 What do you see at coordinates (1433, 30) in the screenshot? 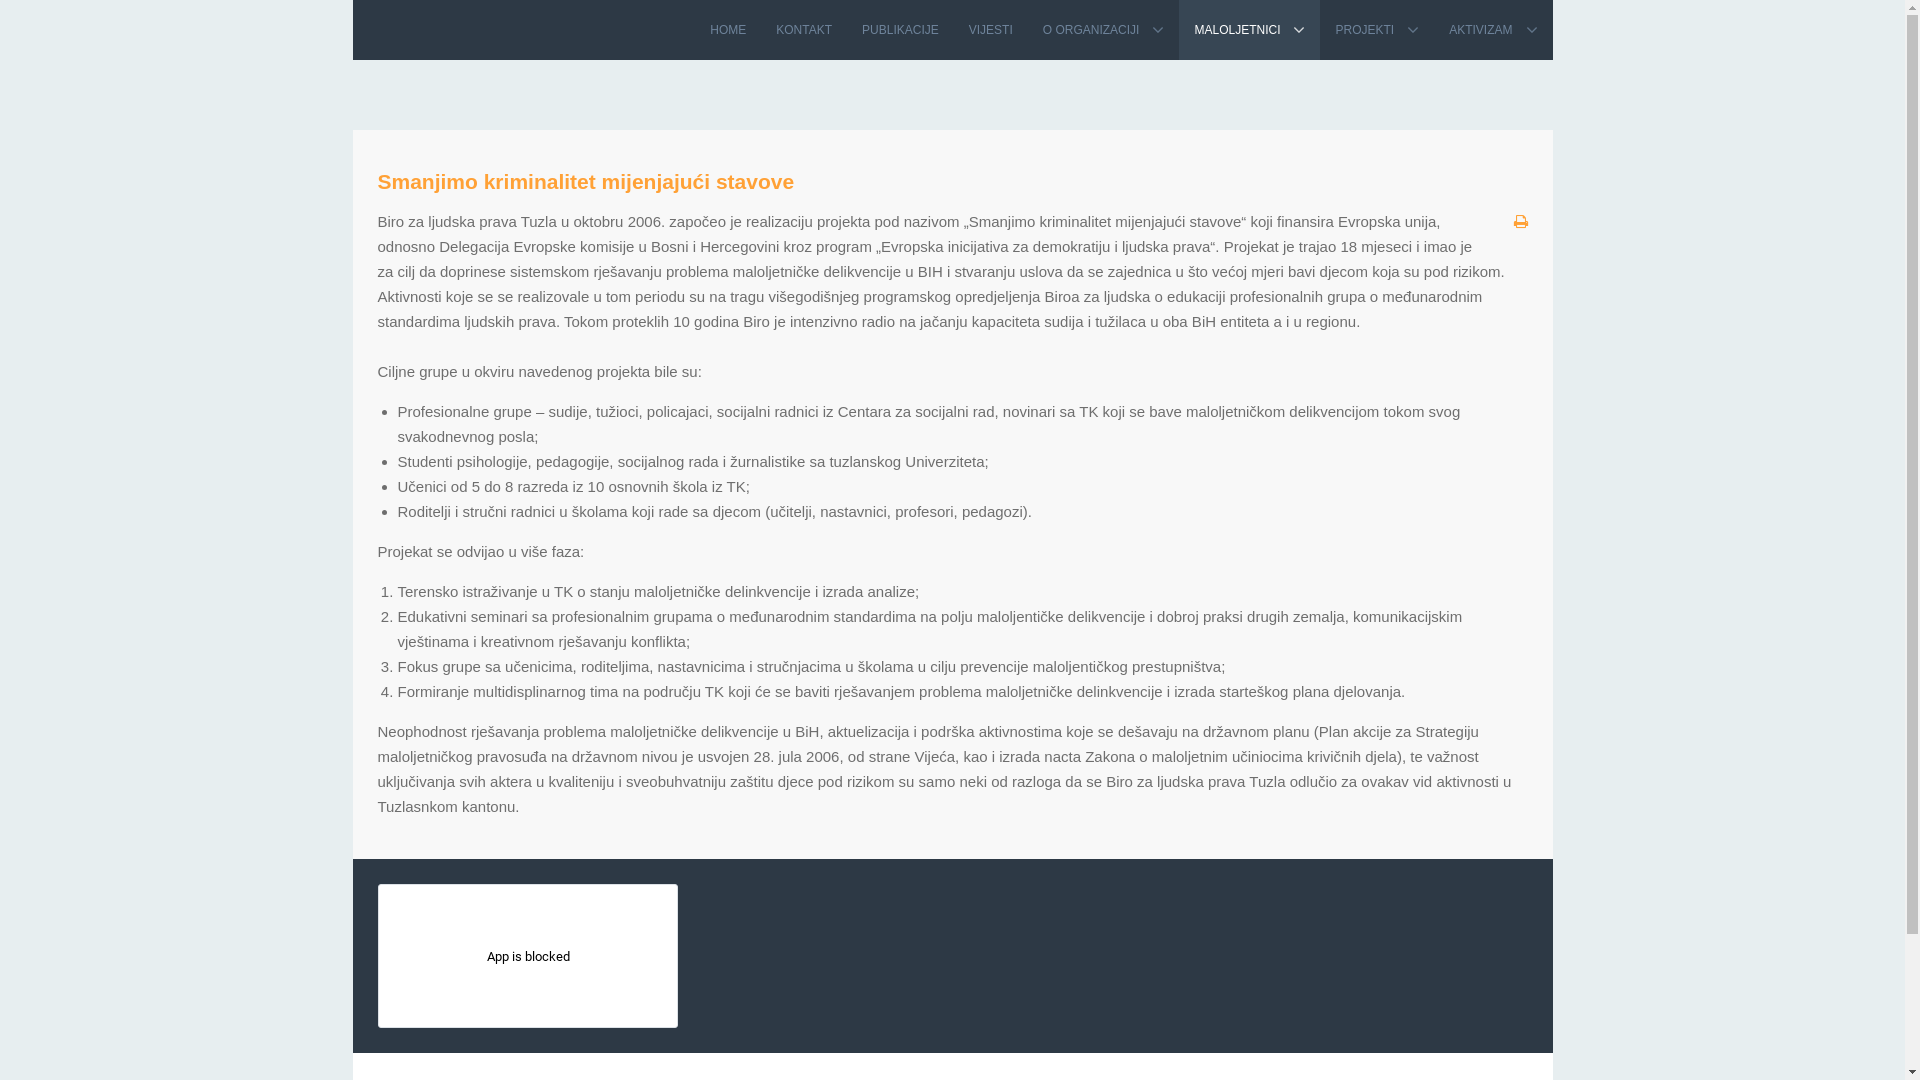
I see `'AKTIVIZAM'` at bounding box center [1433, 30].